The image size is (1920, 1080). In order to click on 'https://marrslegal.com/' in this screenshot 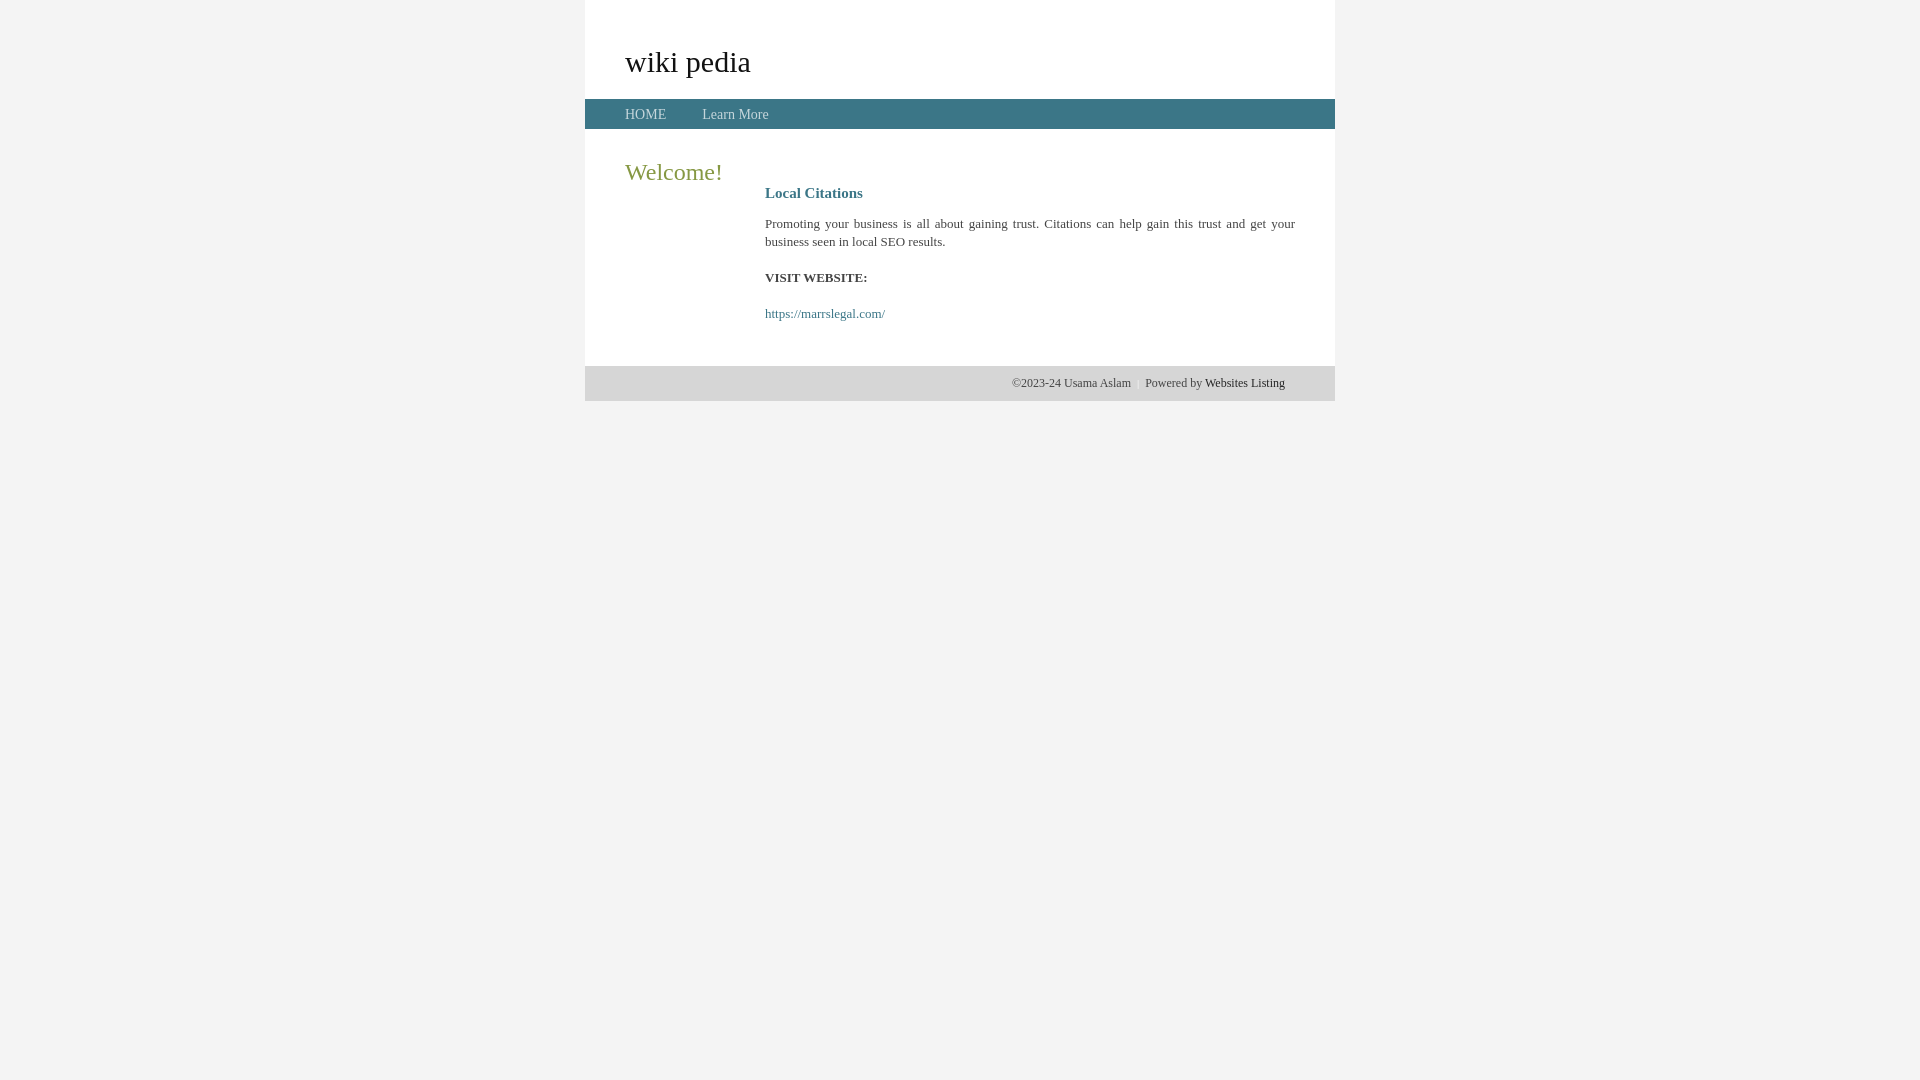, I will do `click(825, 313)`.